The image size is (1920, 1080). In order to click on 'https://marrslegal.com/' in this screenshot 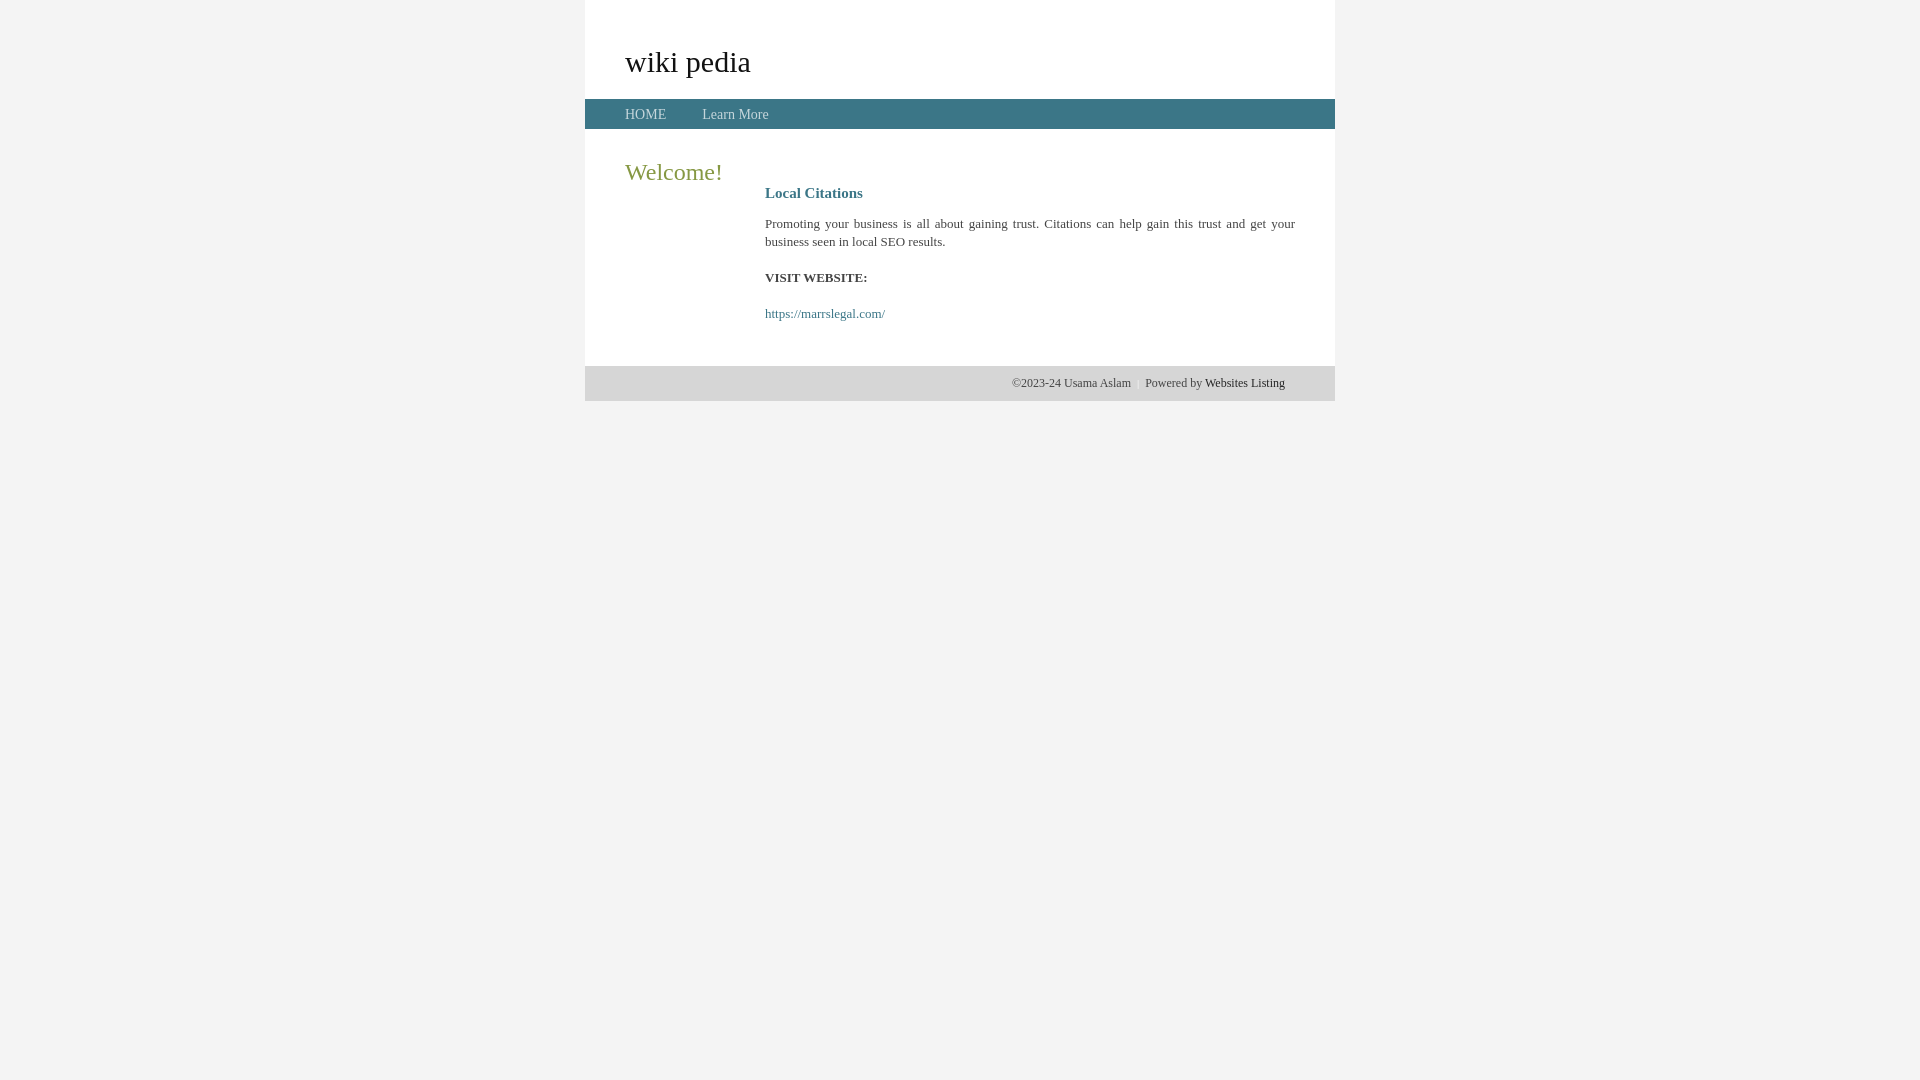, I will do `click(825, 313)`.